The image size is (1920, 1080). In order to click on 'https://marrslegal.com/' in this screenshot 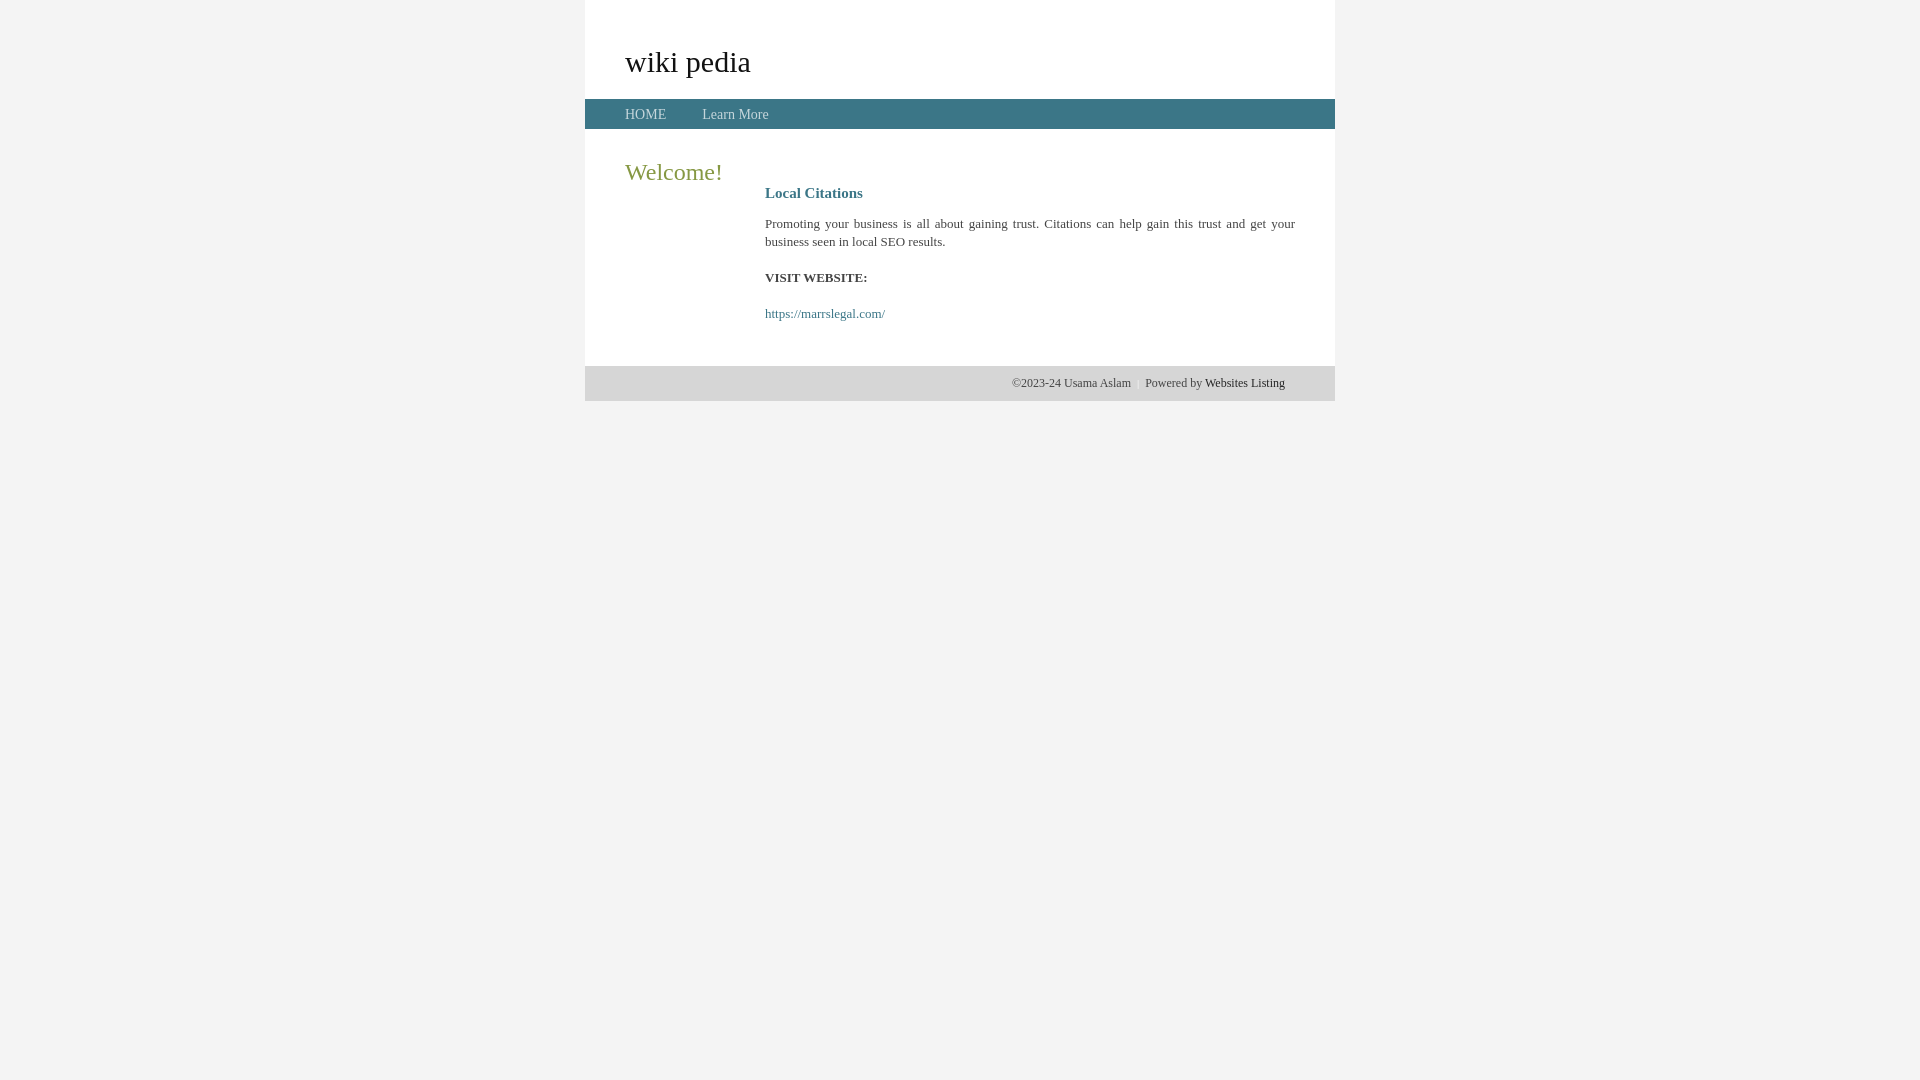, I will do `click(825, 313)`.